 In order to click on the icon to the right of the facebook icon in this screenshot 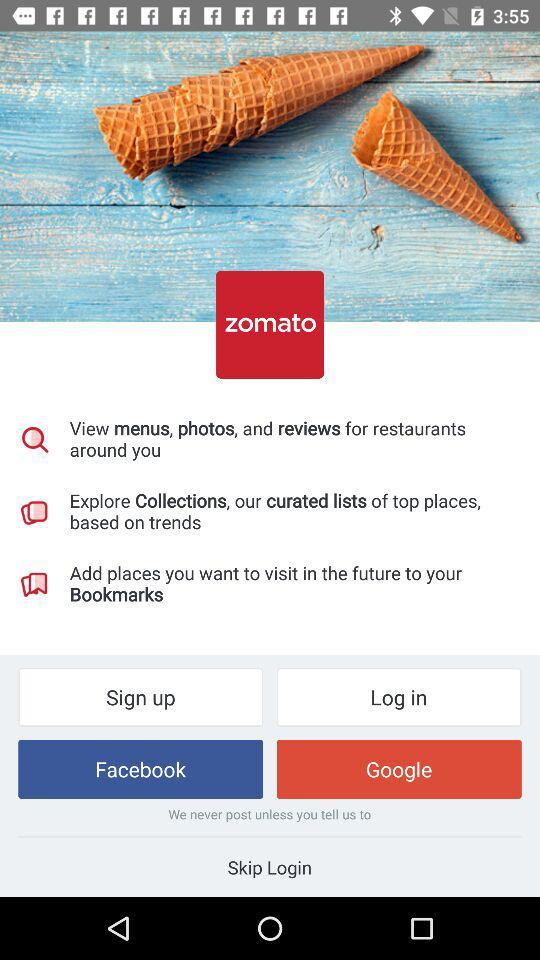, I will do `click(399, 768)`.